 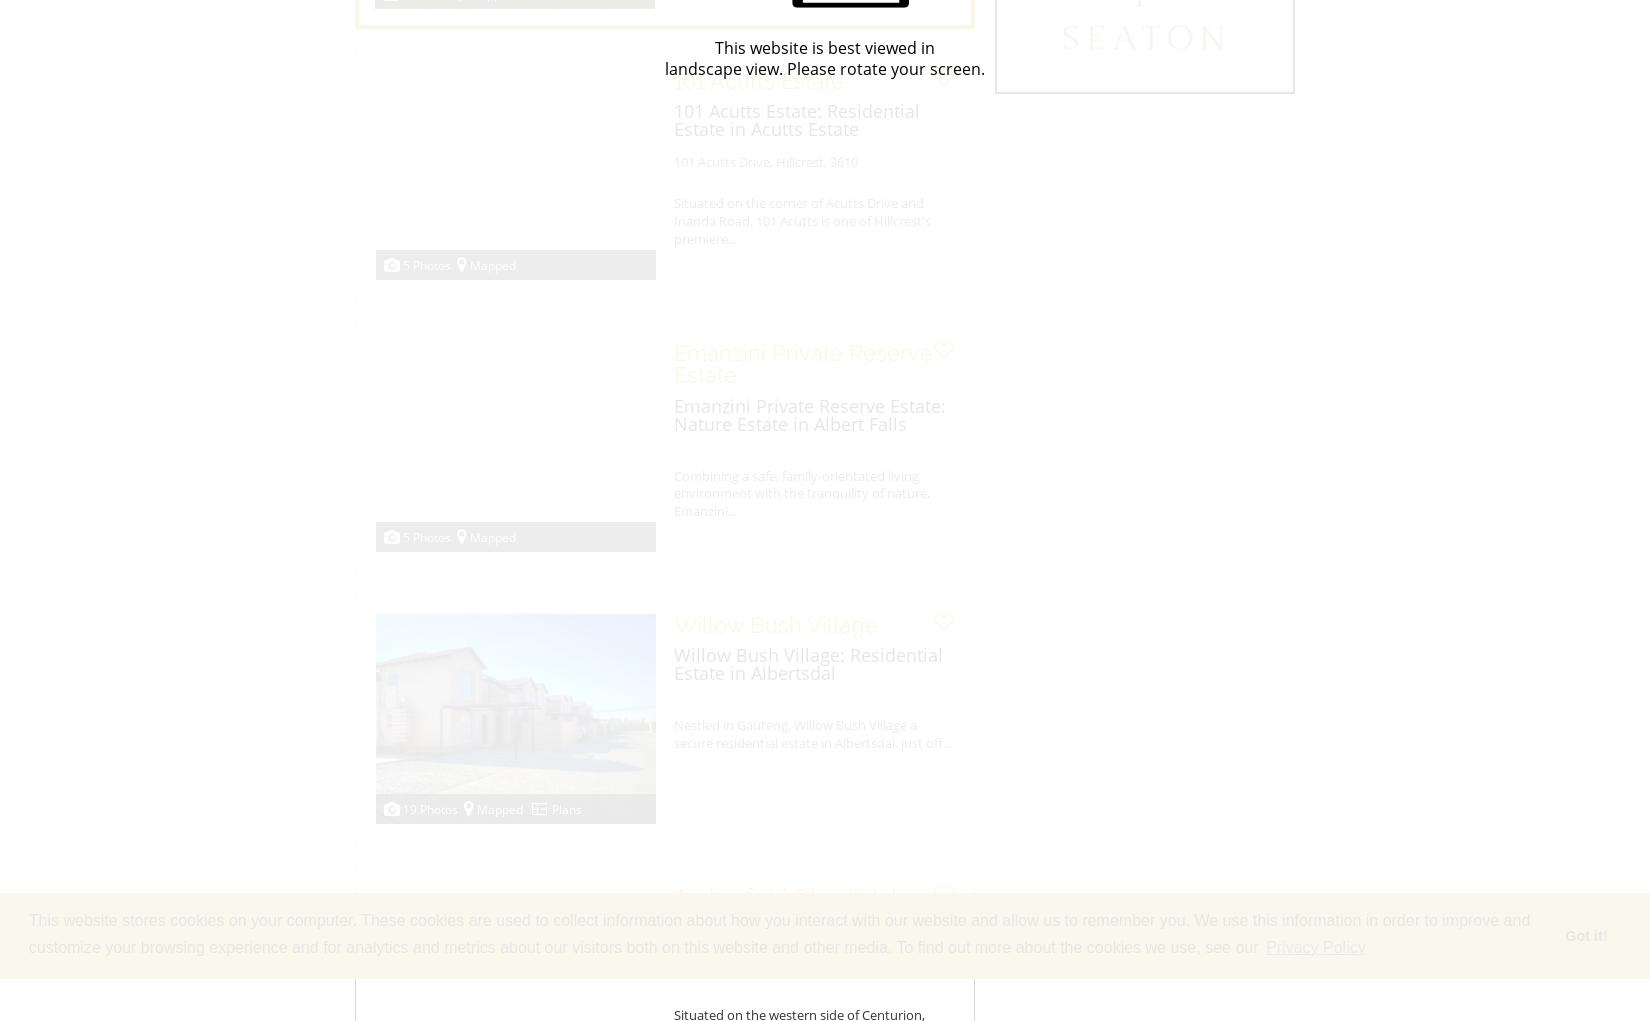 What do you see at coordinates (758, 79) in the screenshot?
I see `'101 Acutts Estate'` at bounding box center [758, 79].